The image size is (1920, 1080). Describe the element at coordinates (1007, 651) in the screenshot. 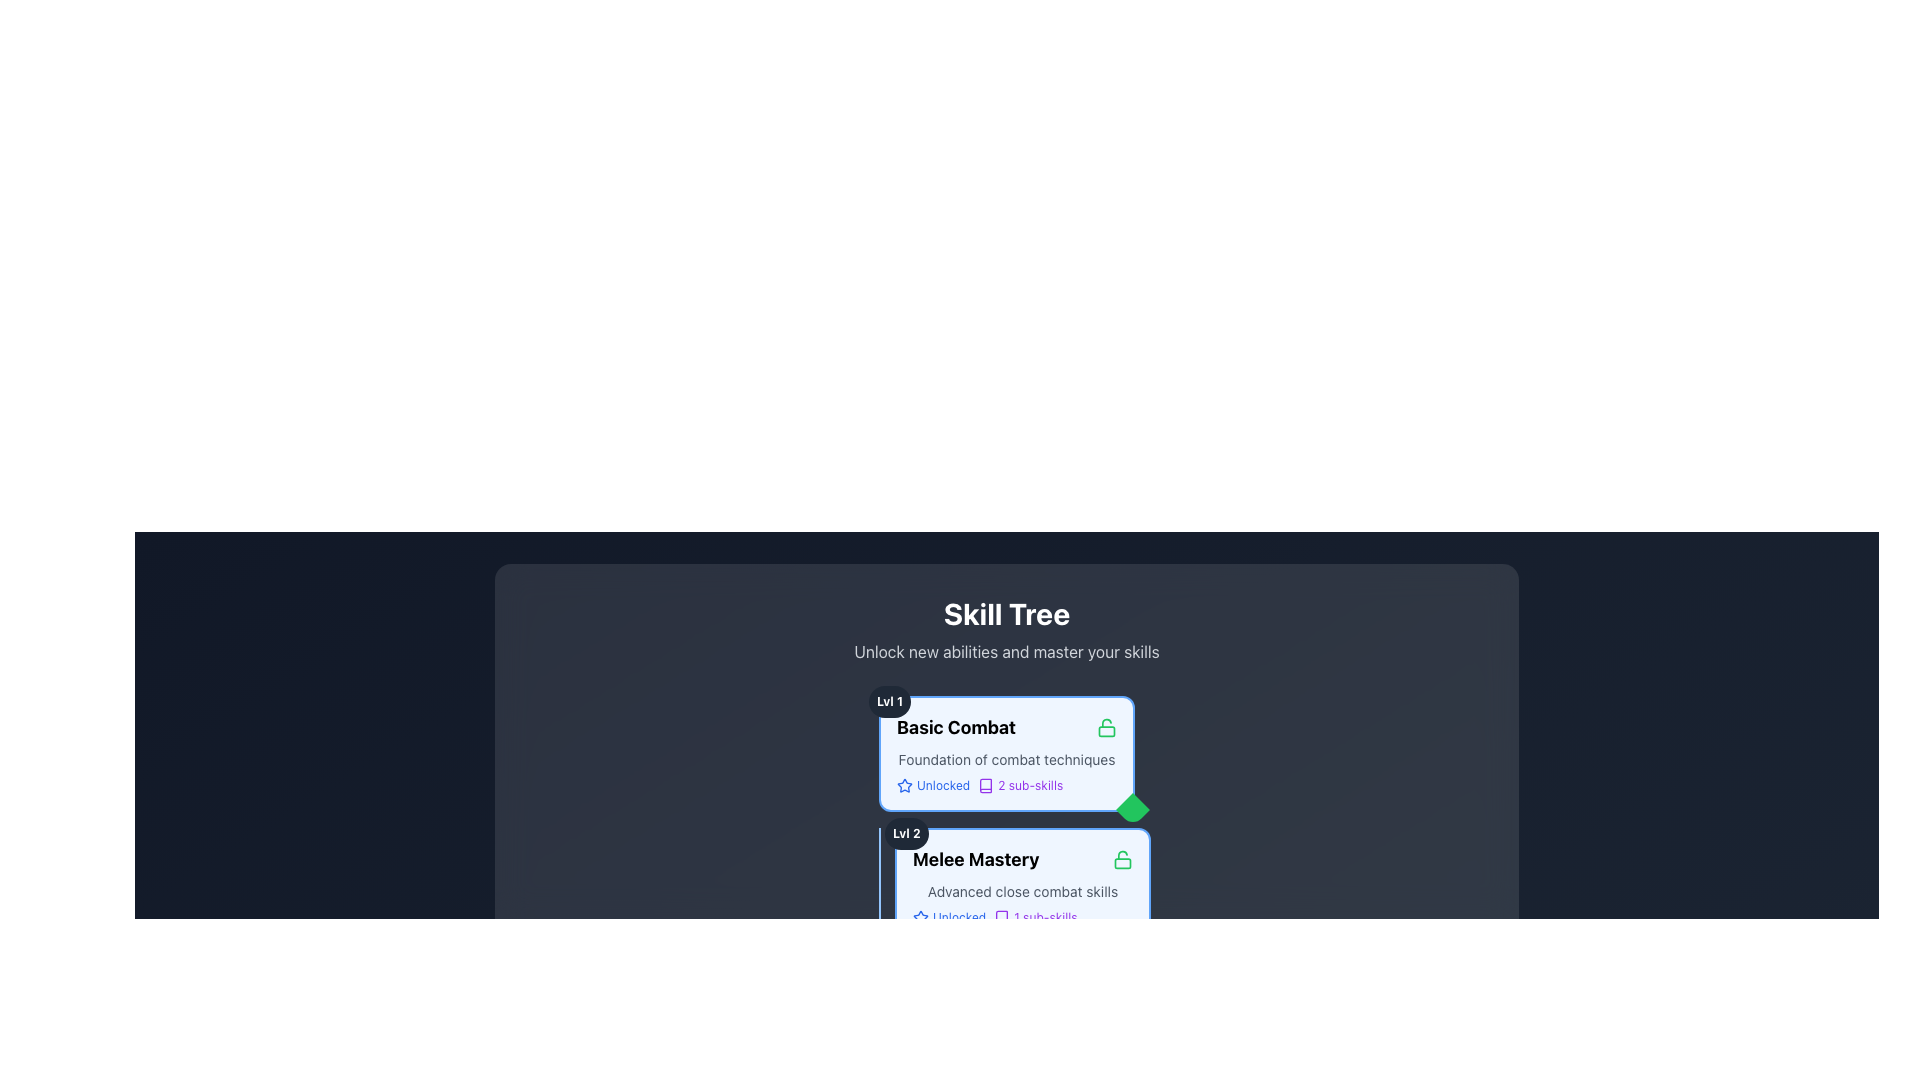

I see `the descriptive subtitle located beneath the 'Skill Tree' header` at that location.